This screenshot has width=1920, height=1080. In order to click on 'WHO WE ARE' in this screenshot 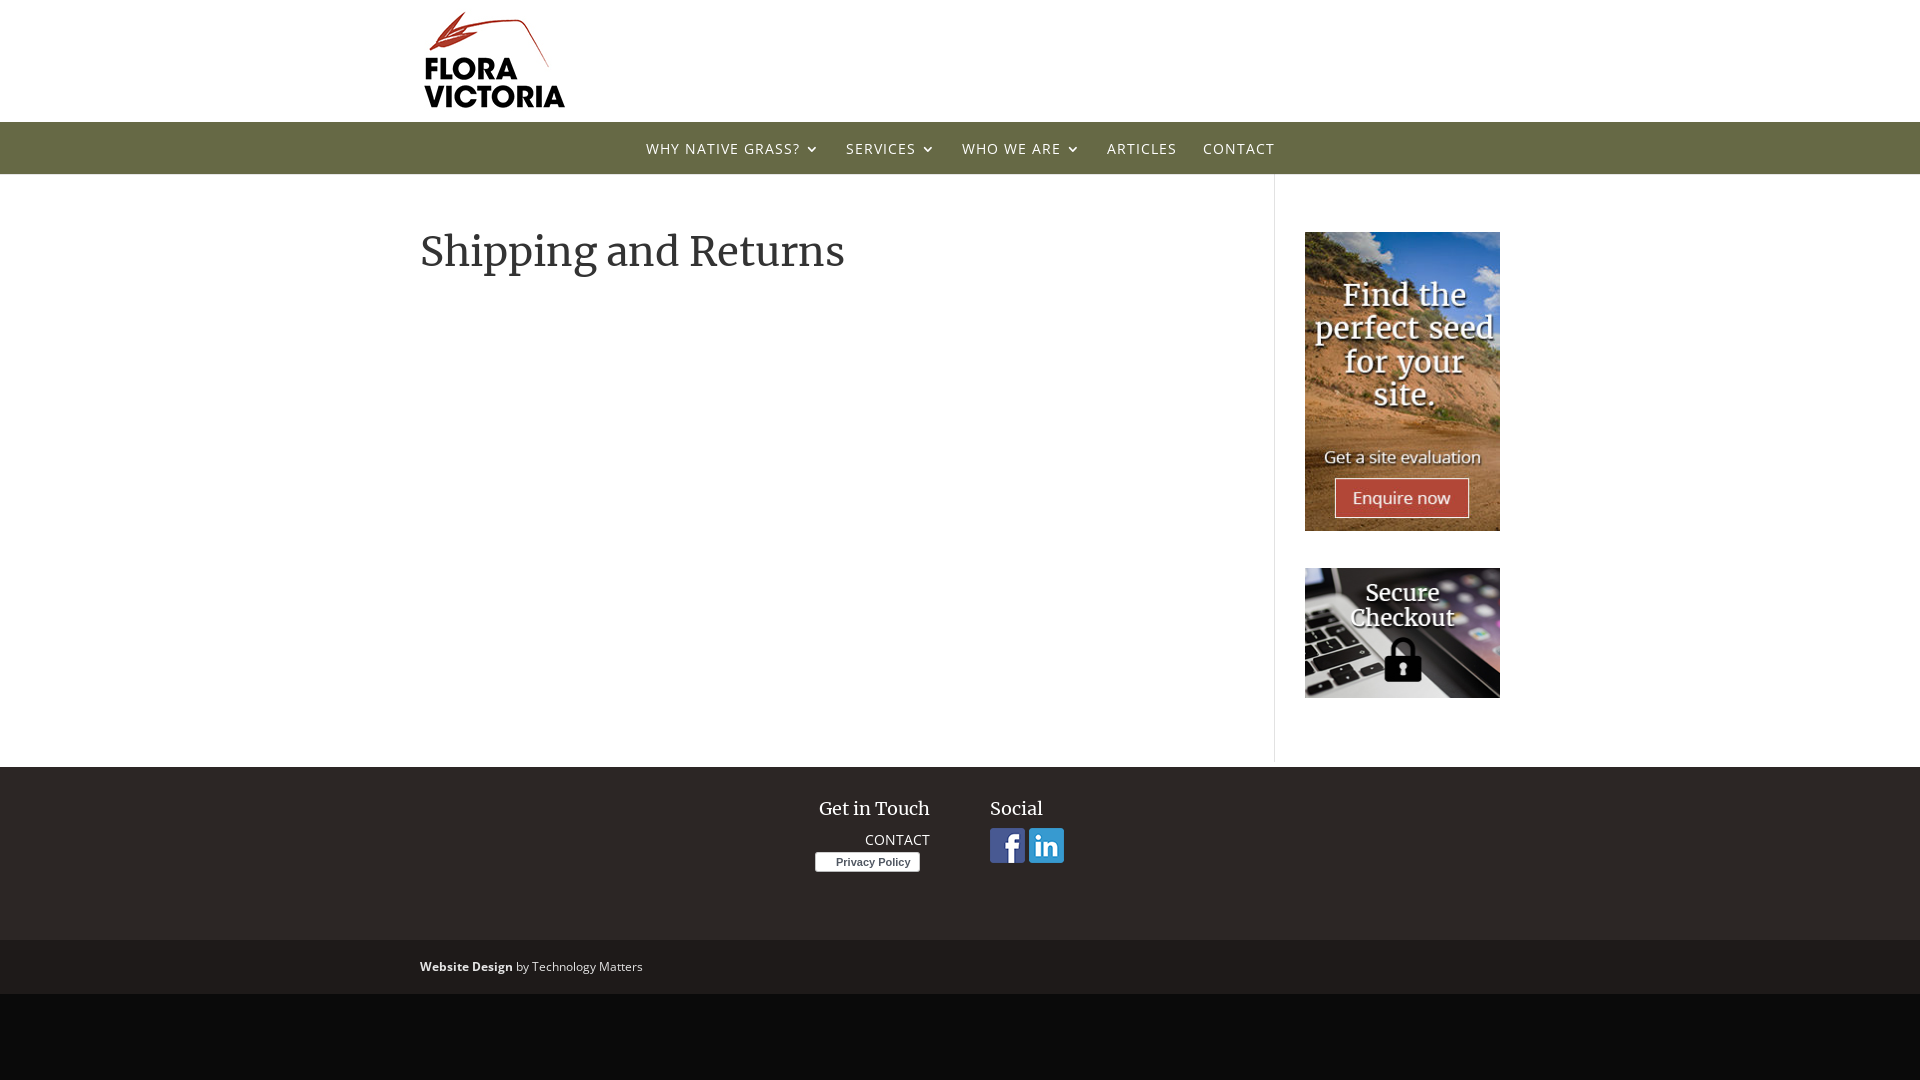, I will do `click(1021, 157)`.